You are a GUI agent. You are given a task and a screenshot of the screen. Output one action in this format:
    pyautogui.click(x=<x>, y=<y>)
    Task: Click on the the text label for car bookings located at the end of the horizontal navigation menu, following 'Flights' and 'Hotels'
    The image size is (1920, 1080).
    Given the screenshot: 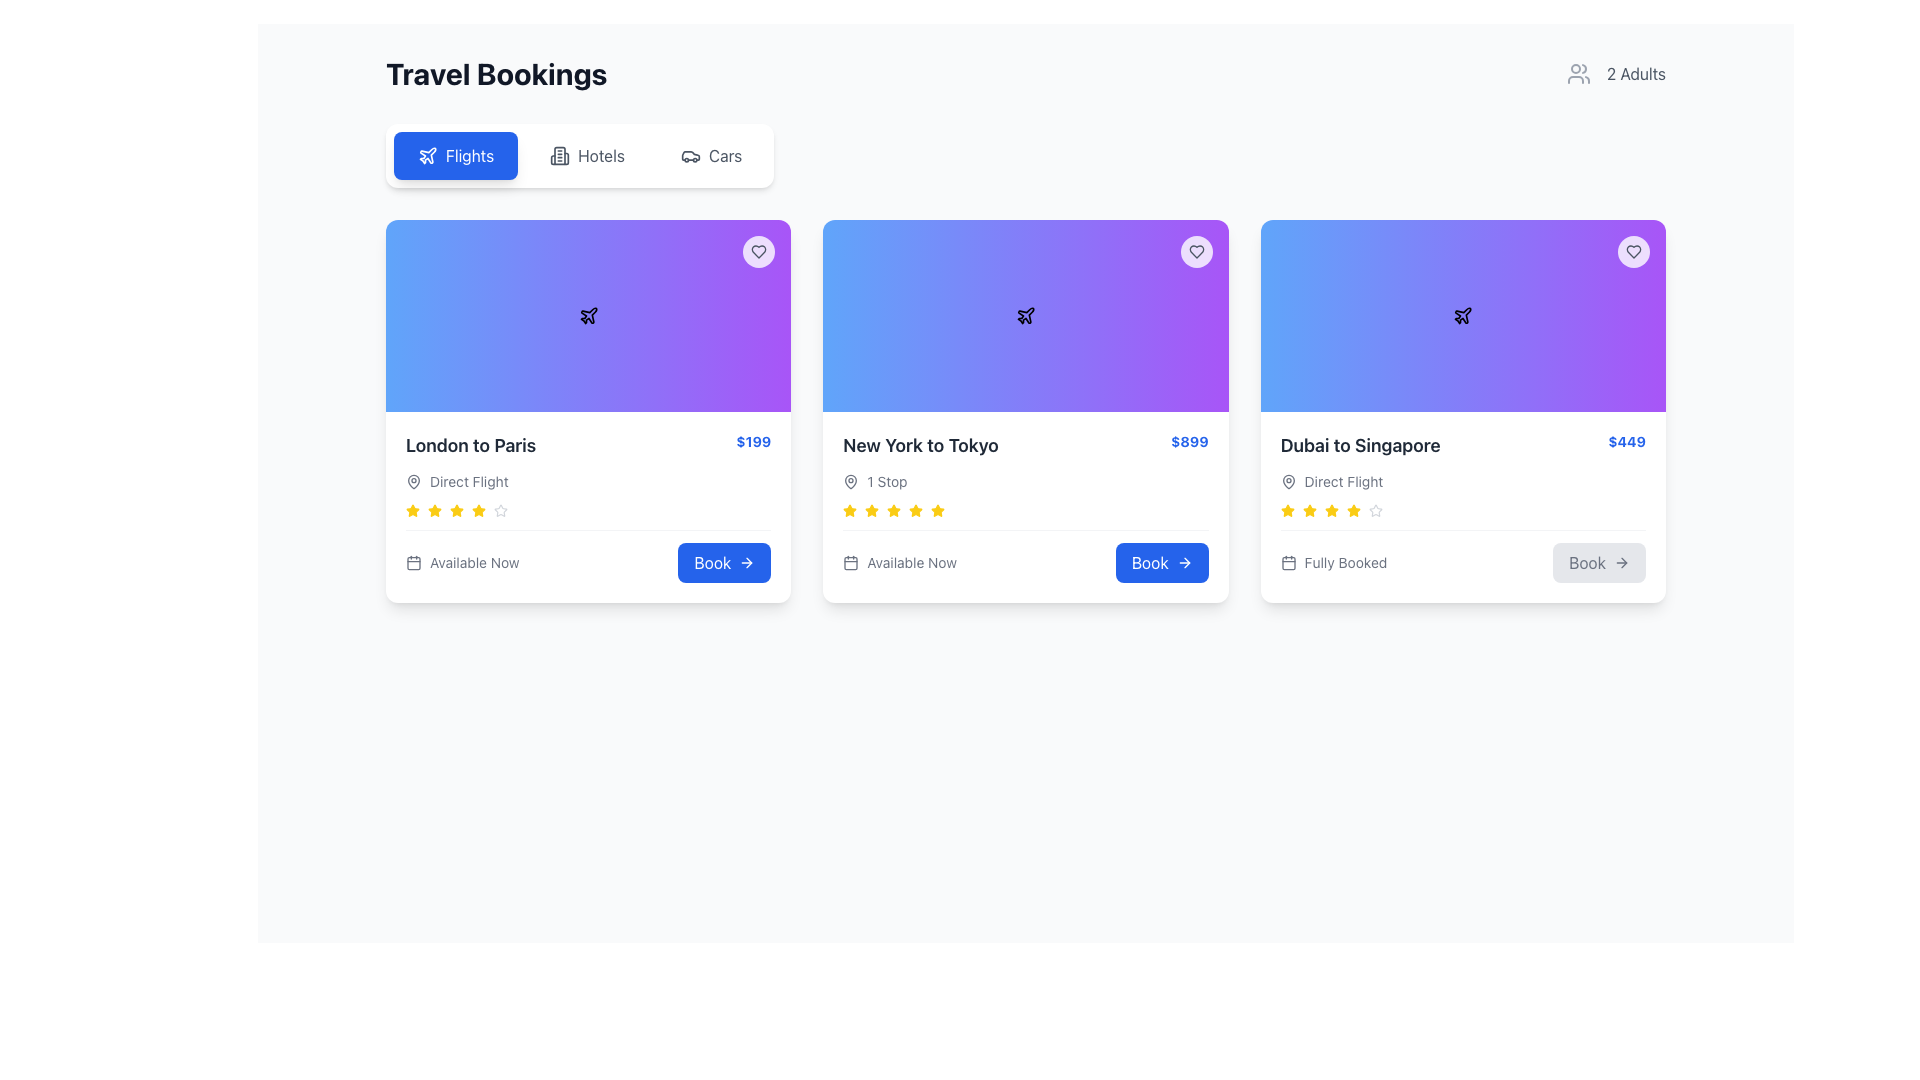 What is the action you would take?
    pyautogui.click(x=724, y=154)
    